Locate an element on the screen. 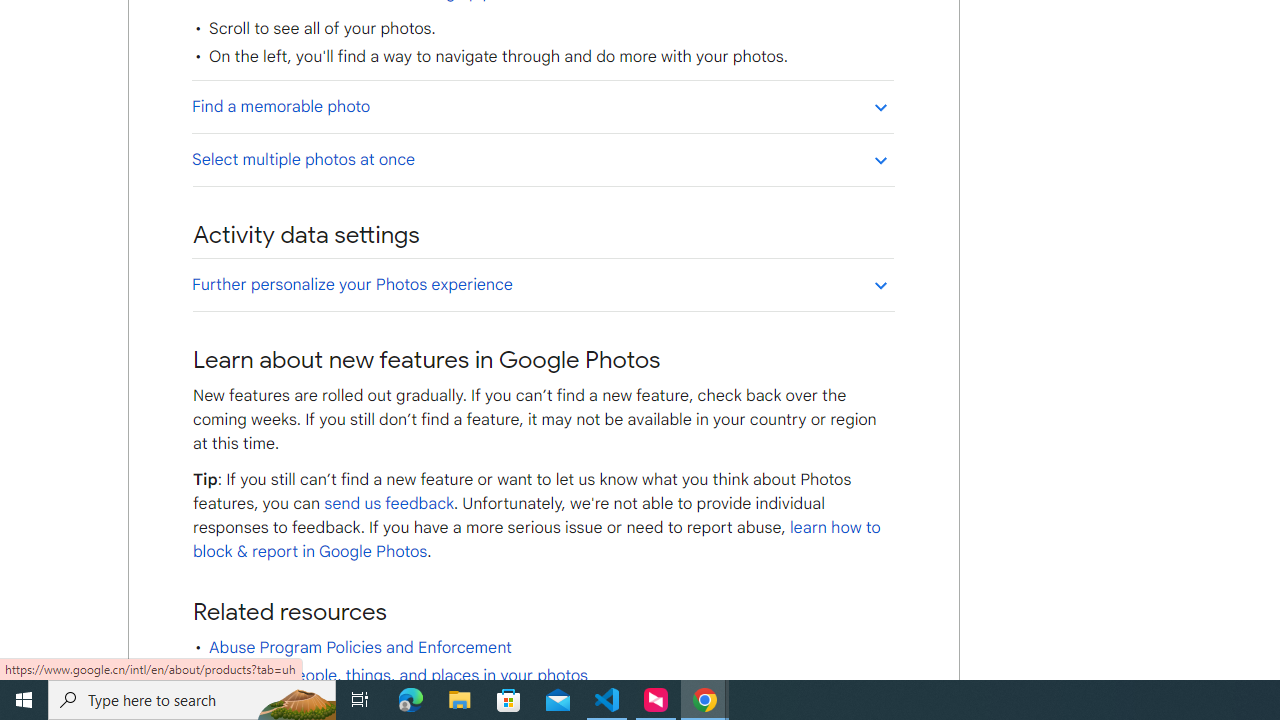 The height and width of the screenshot is (720, 1280). 'learn how to block & report in Google Photos' is located at coordinates (536, 540).